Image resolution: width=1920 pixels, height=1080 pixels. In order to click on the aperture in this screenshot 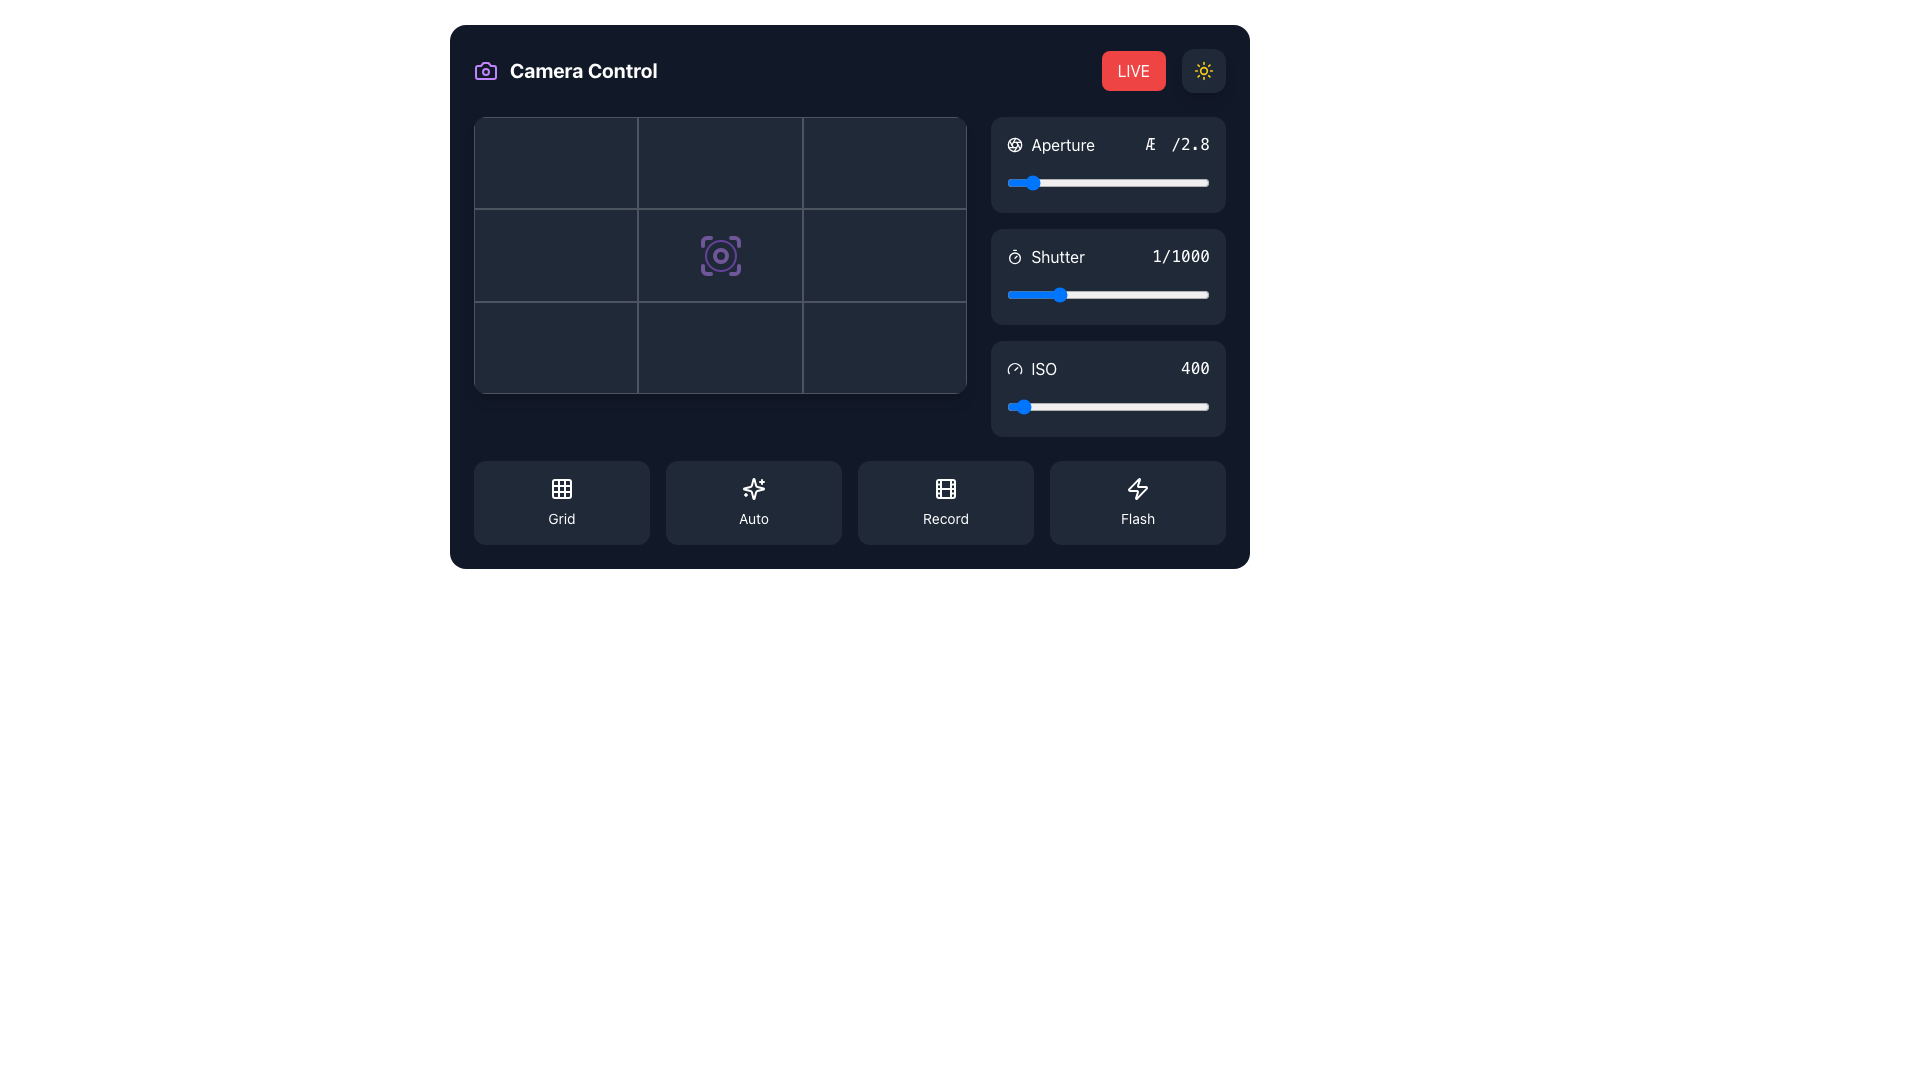, I will do `click(1029, 182)`.